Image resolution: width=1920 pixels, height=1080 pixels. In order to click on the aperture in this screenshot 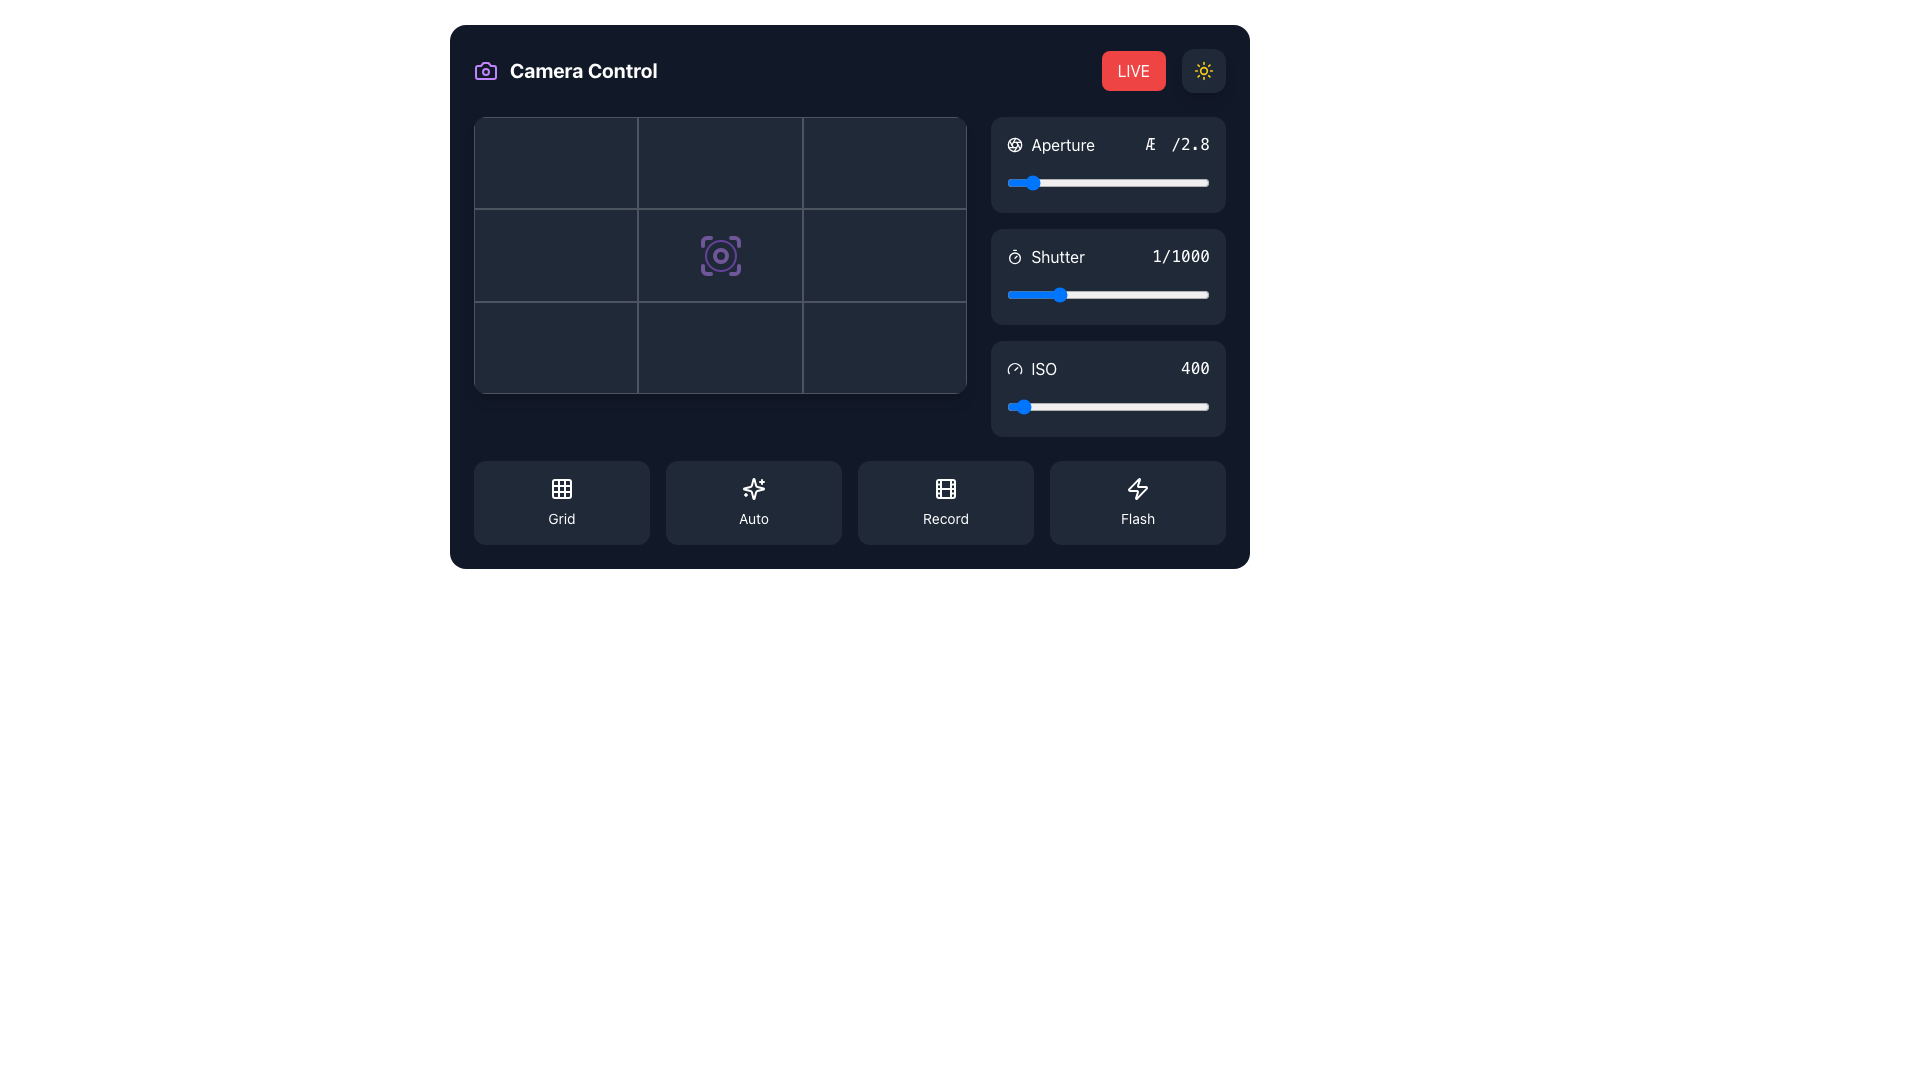, I will do `click(1029, 182)`.